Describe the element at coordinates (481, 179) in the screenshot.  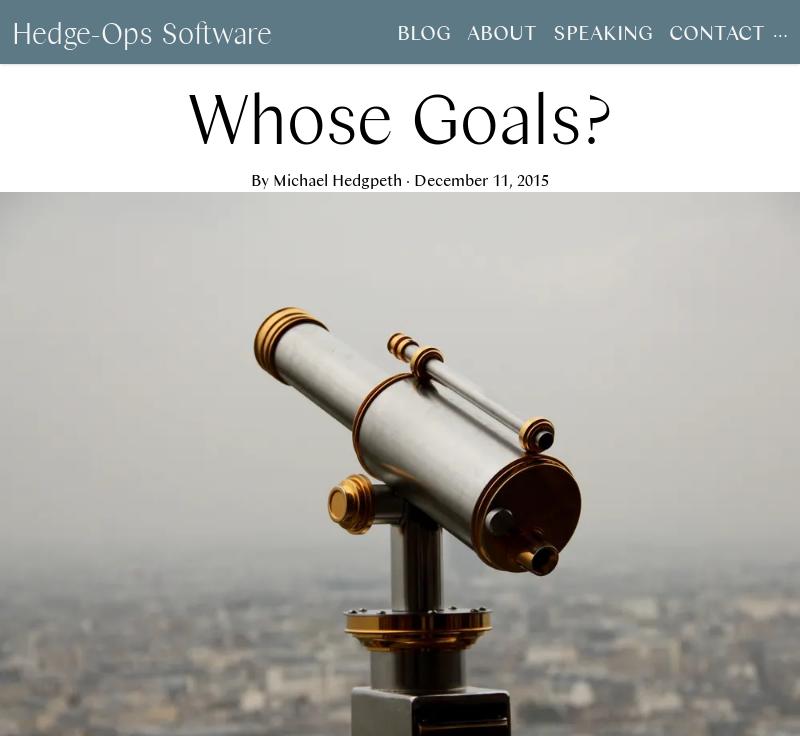
I see `'December 11, 2015'` at that location.